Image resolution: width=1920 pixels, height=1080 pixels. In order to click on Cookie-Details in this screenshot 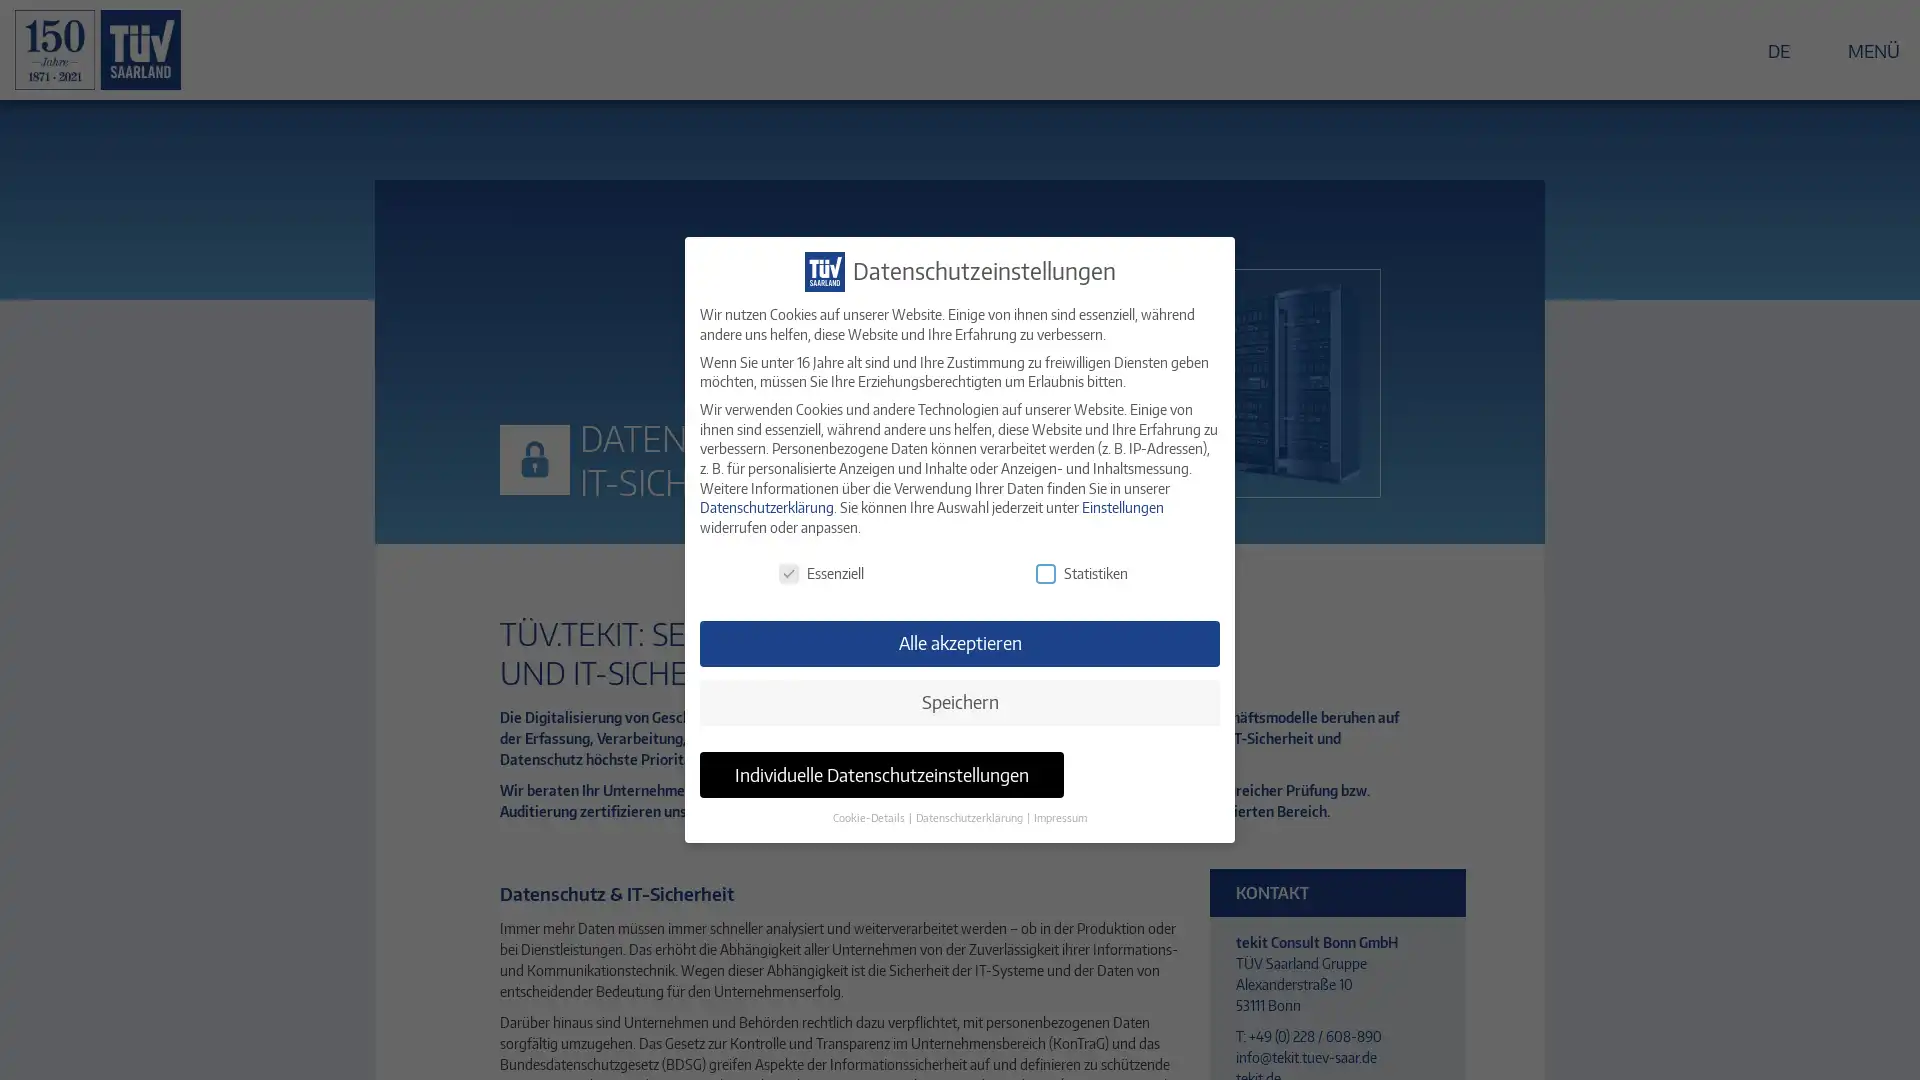, I will do `click(869, 817)`.